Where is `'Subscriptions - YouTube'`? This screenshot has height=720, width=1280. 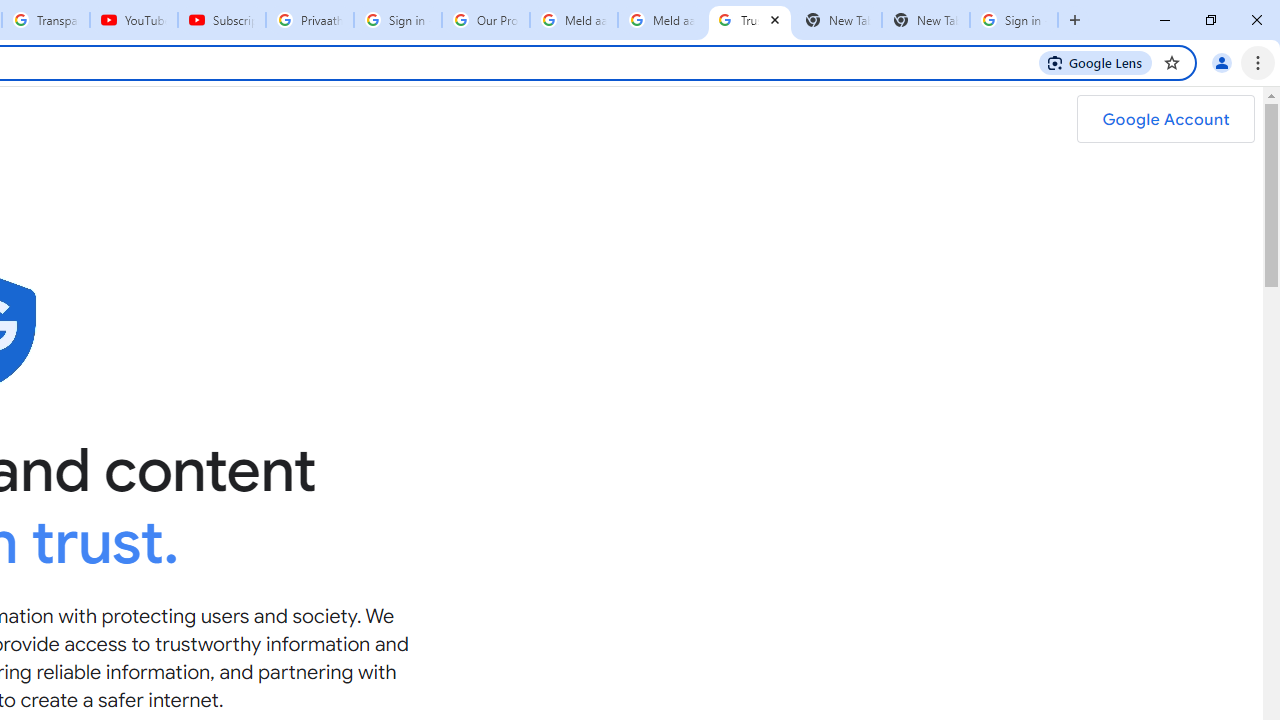
'Subscriptions - YouTube' is located at coordinates (222, 20).